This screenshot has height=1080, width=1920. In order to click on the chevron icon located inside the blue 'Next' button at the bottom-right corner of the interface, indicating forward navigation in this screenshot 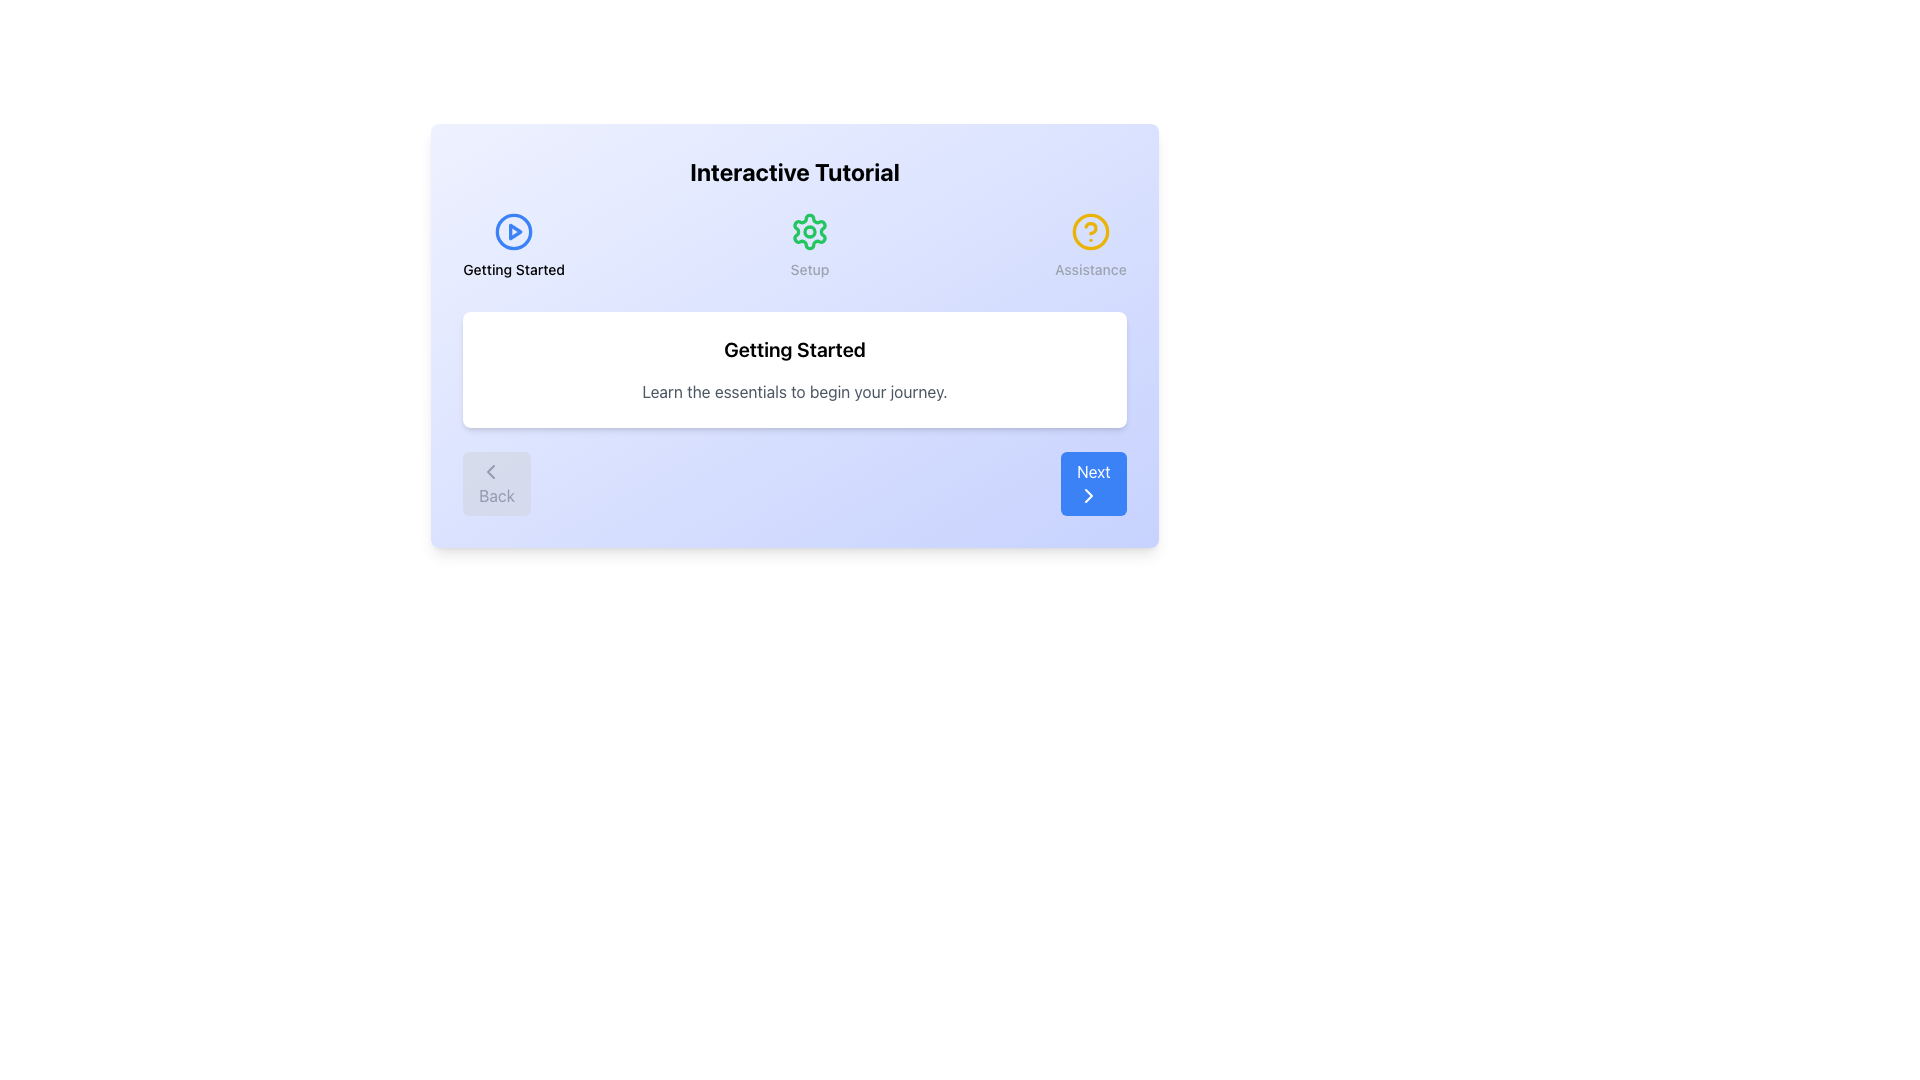, I will do `click(1088, 495)`.